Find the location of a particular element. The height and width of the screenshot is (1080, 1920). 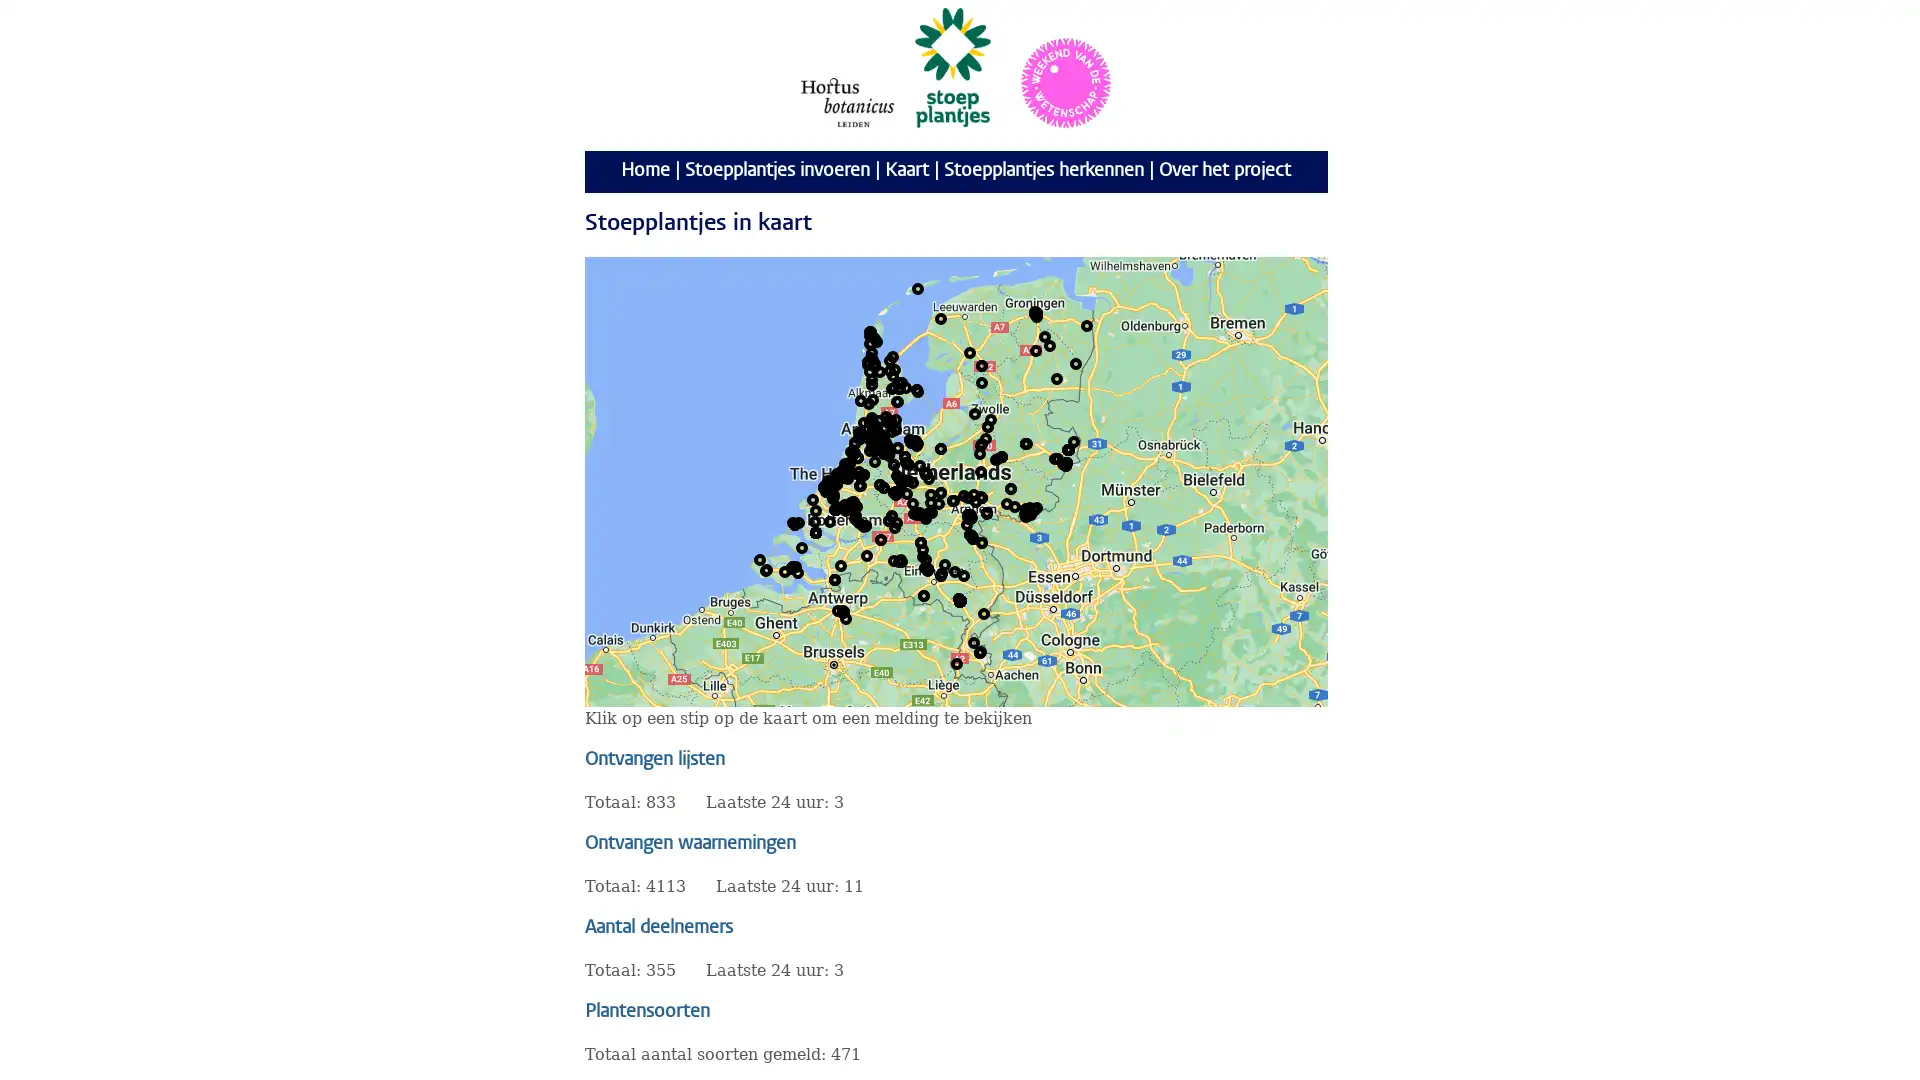

Telling van Nol van Kooten op 13 oktober 2021 is located at coordinates (887, 455).